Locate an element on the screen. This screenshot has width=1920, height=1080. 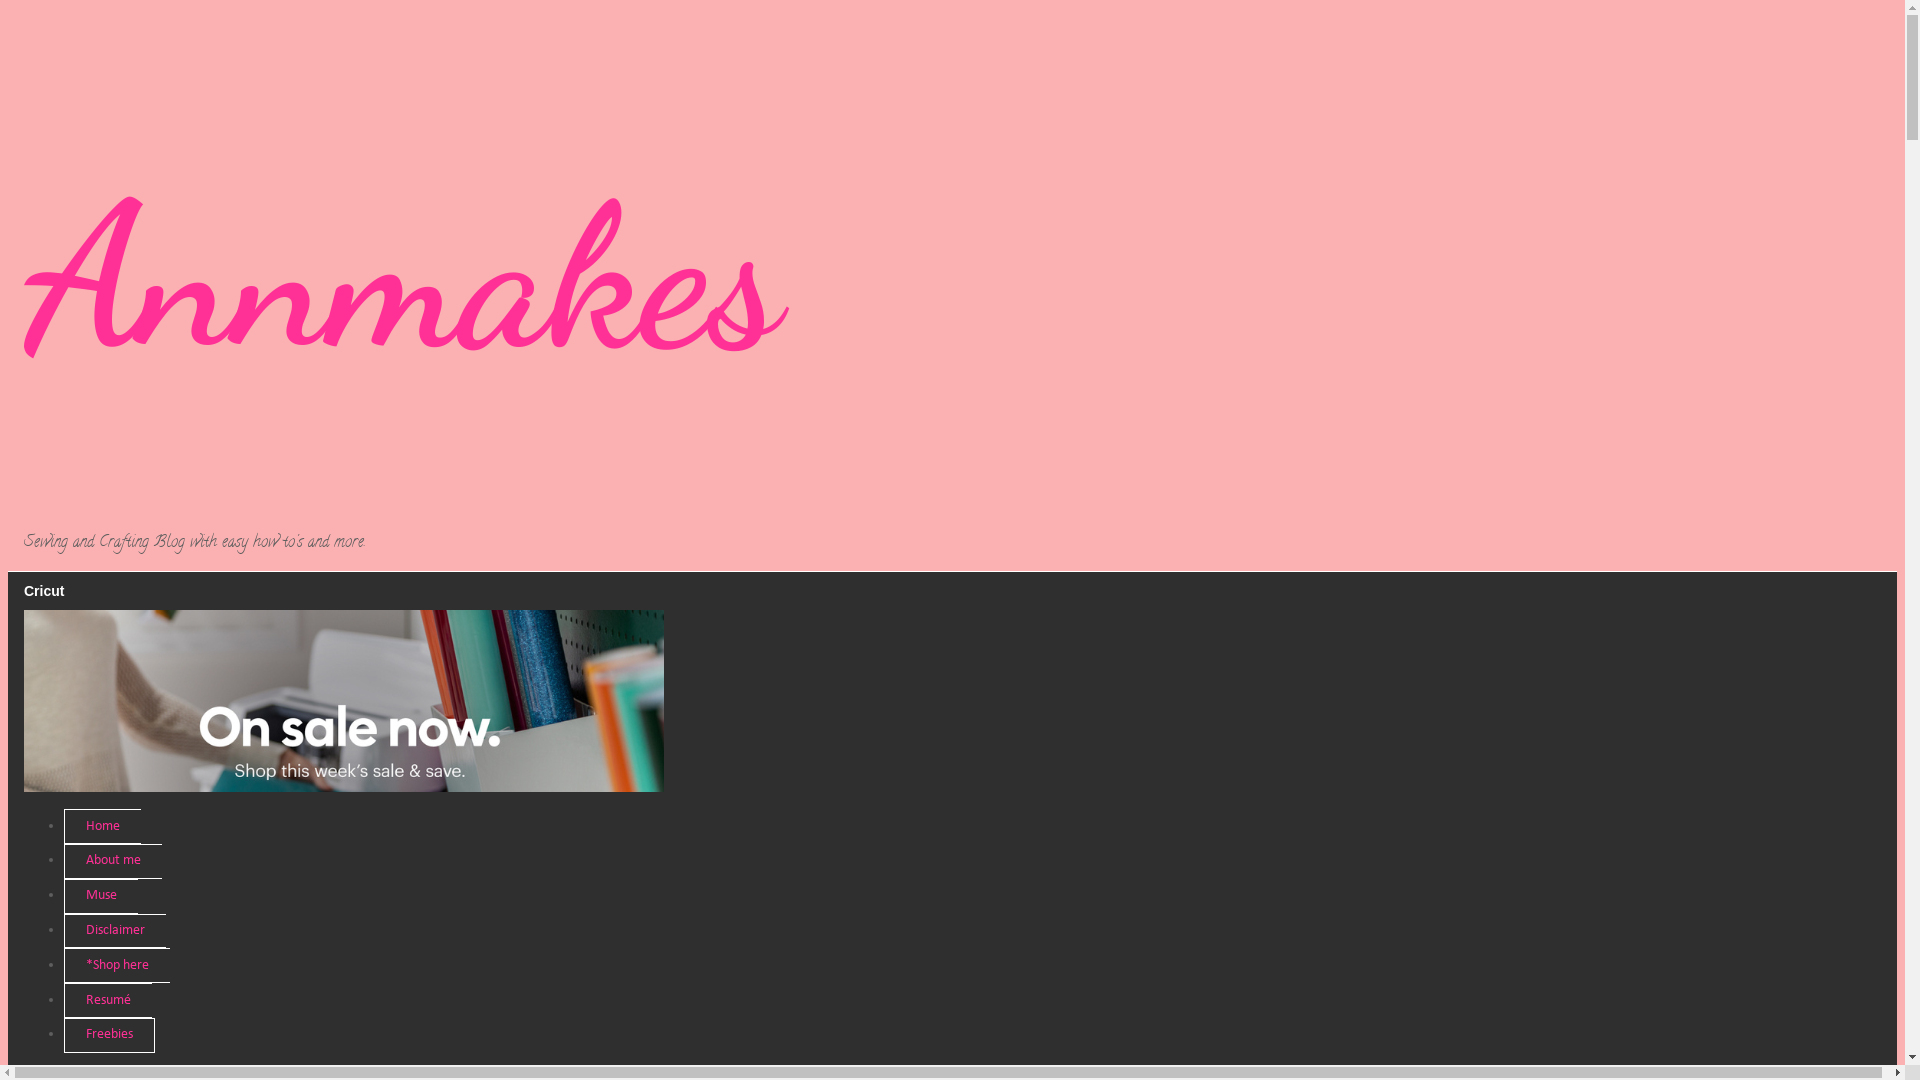
'Muse' is located at coordinates (99, 895).